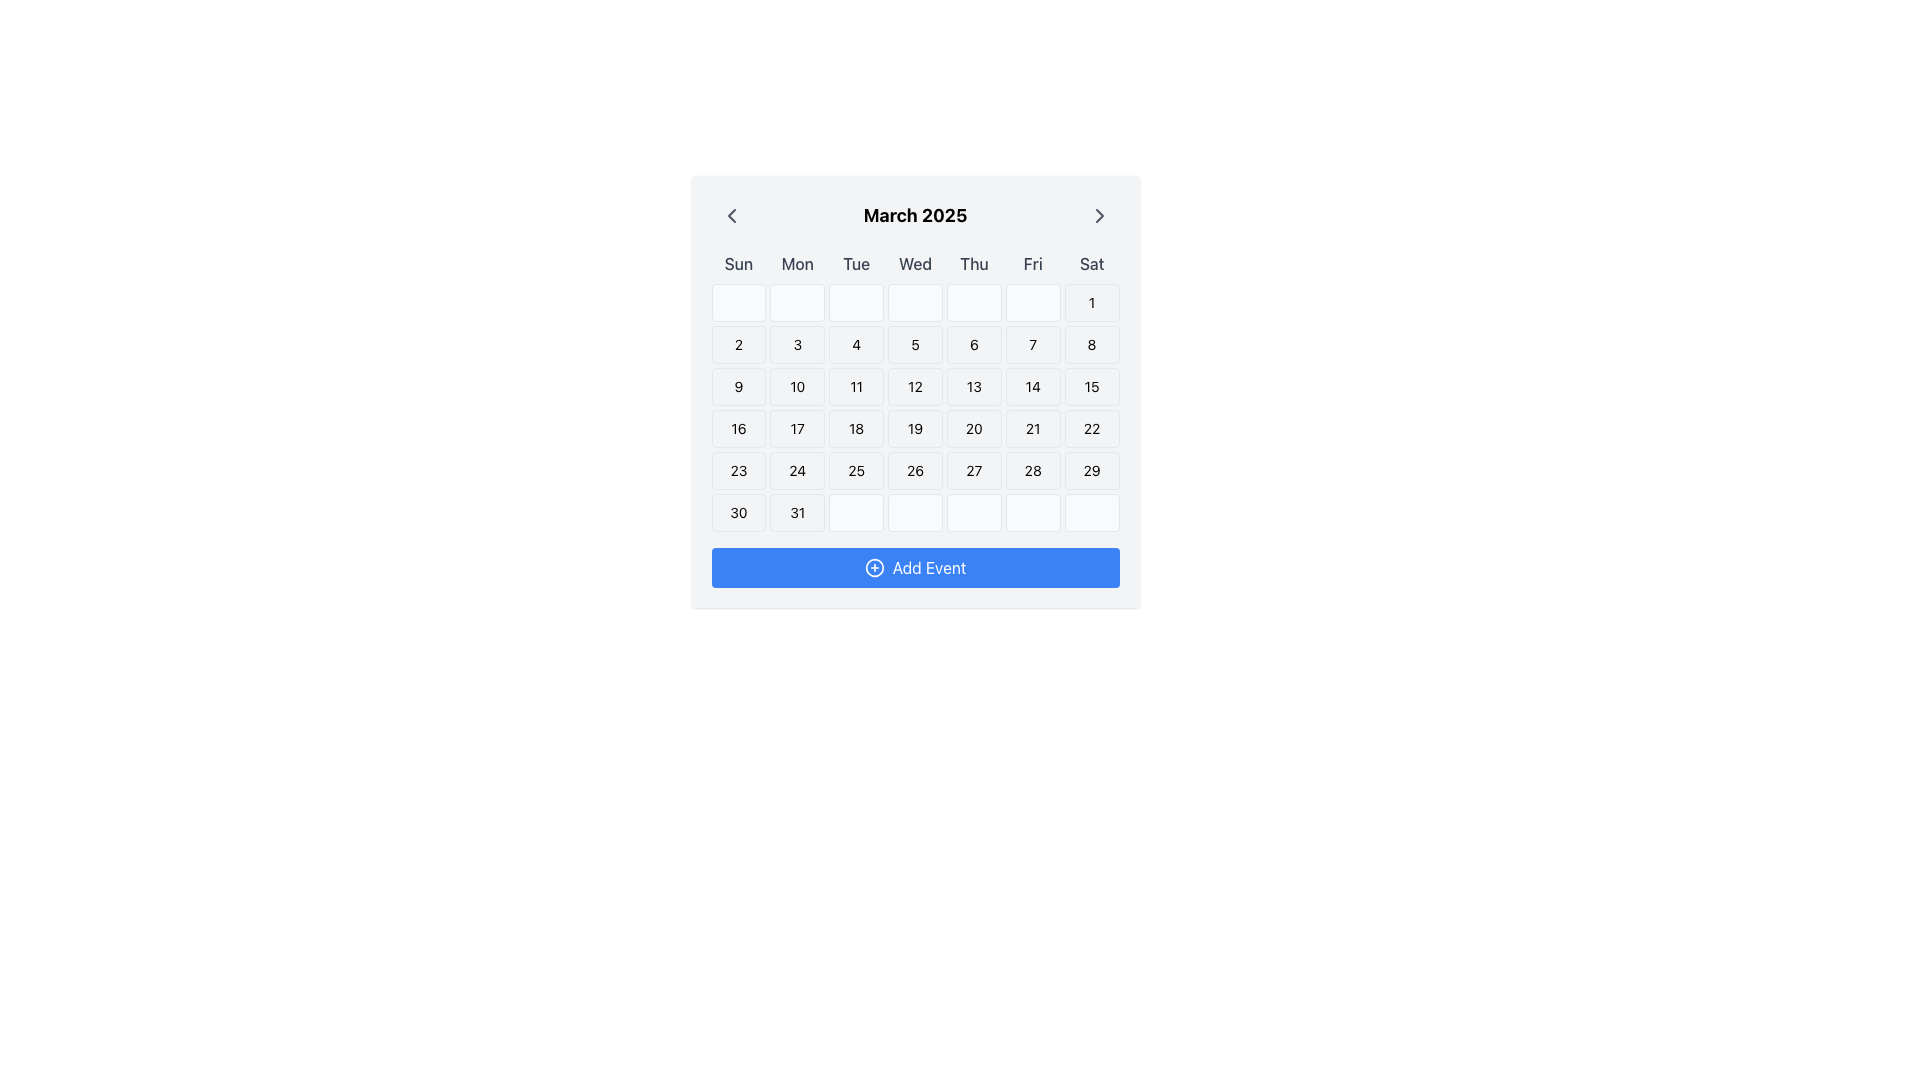  I want to click on the calendar day cell representing the 21st of March 2025, so click(1033, 427).